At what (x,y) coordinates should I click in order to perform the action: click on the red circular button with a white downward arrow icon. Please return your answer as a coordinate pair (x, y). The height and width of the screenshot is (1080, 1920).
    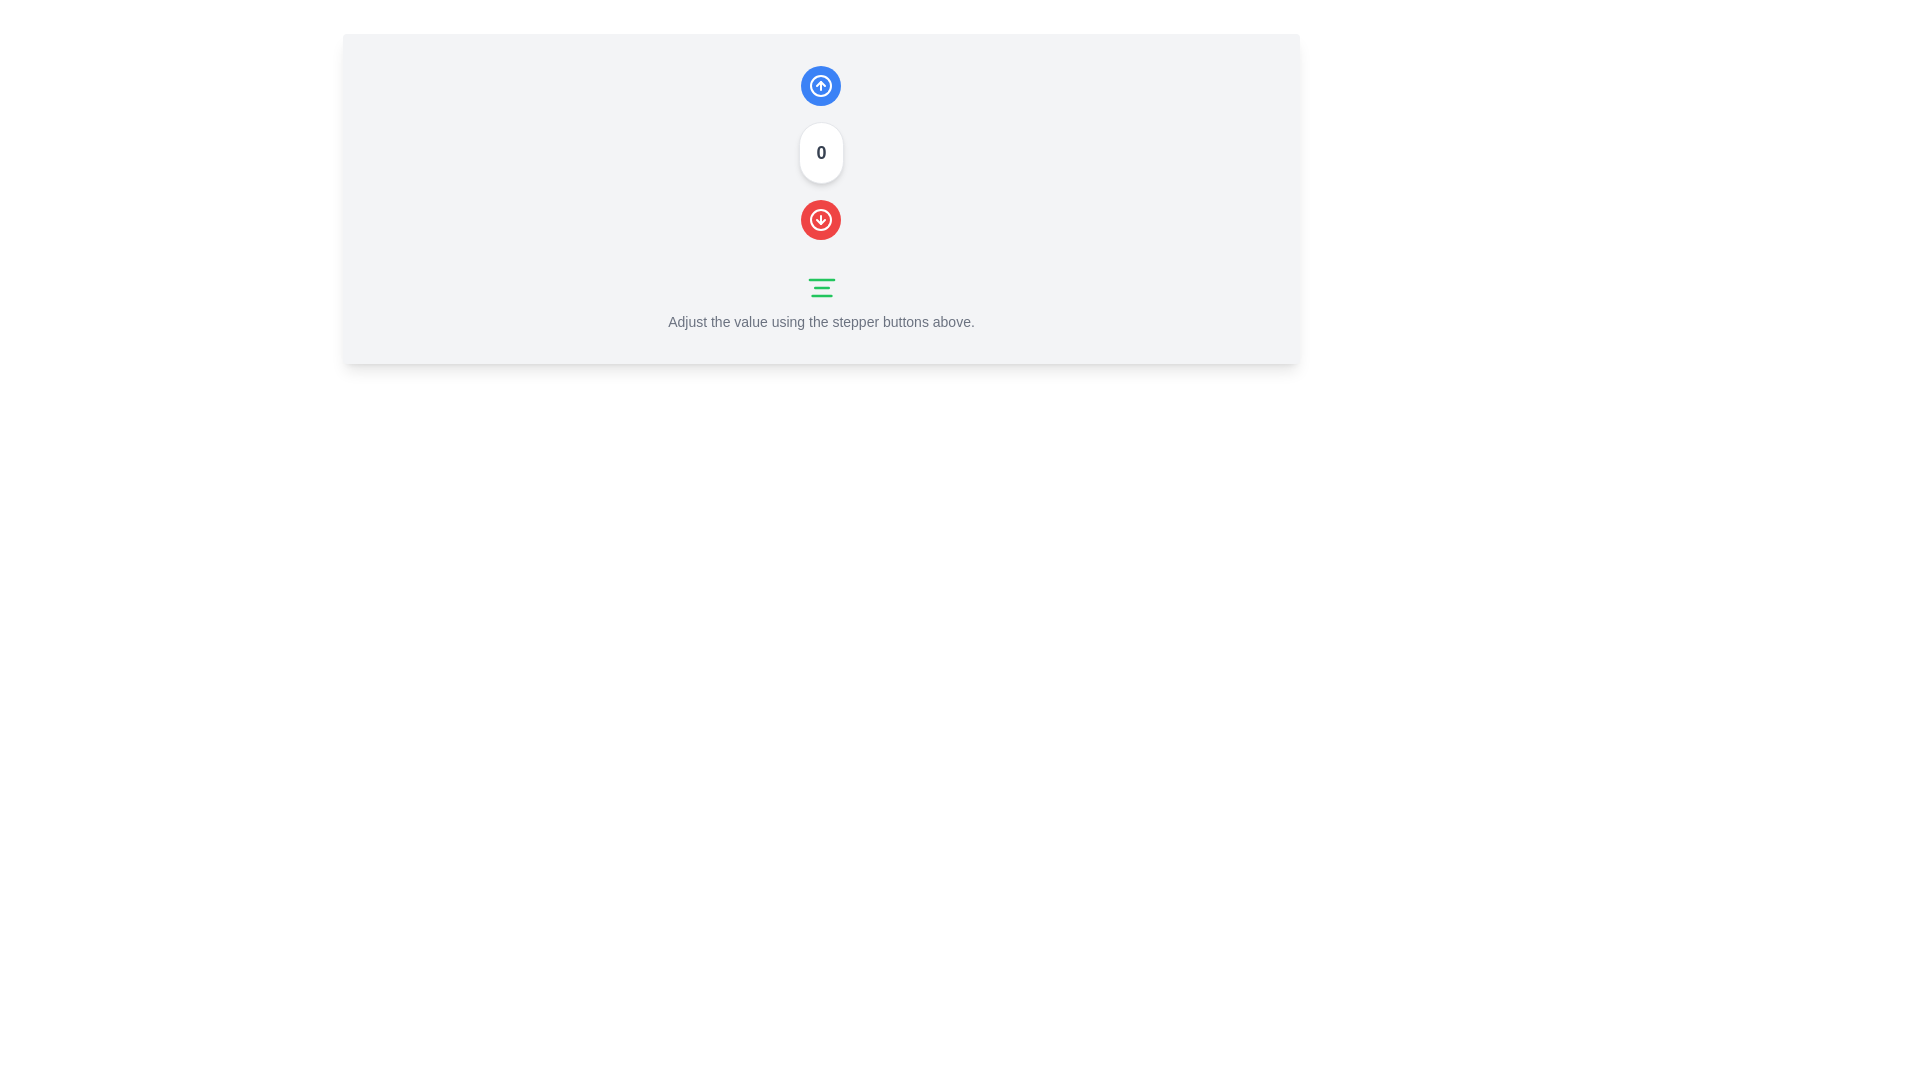
    Looking at the image, I should click on (821, 219).